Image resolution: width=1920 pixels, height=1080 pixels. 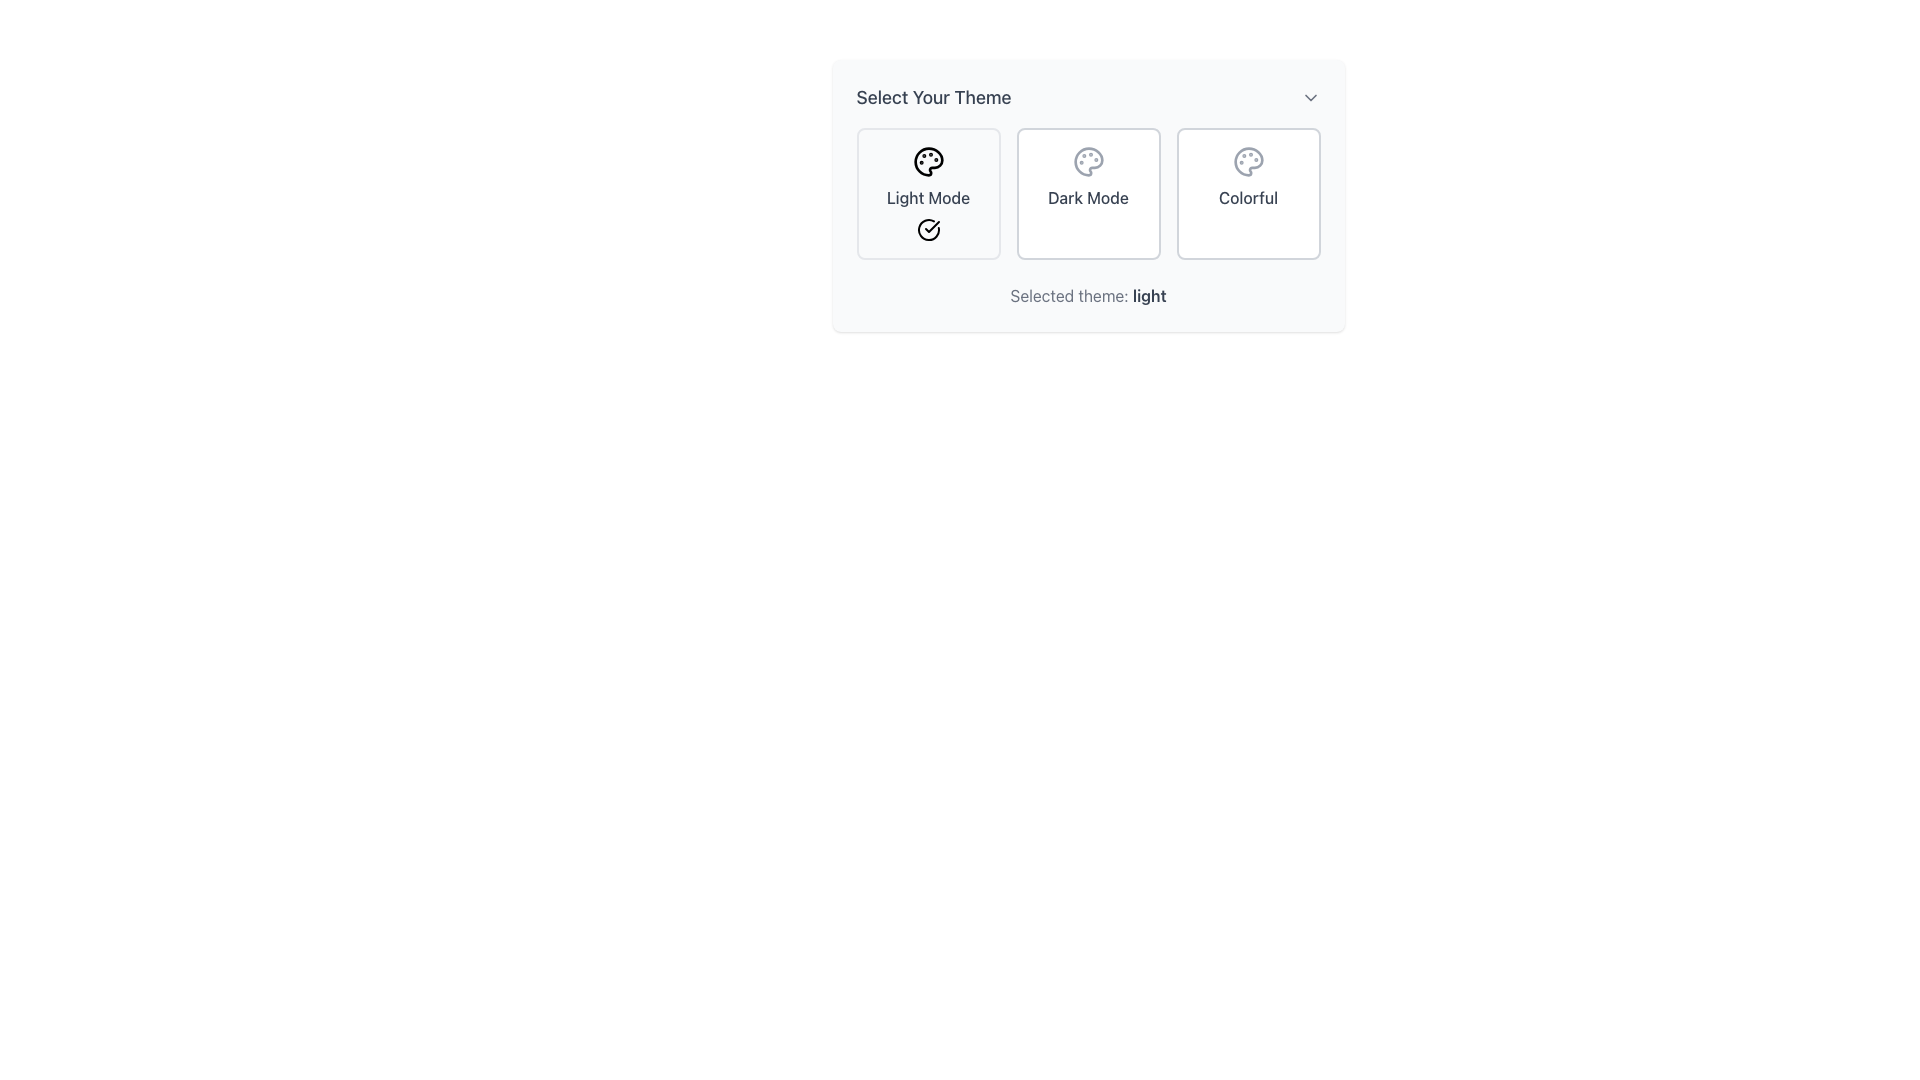 I want to click on label indicating the theme choice titled 'Colorful', located beneath a palette icon in the last option of selectable themes, so click(x=1247, y=197).